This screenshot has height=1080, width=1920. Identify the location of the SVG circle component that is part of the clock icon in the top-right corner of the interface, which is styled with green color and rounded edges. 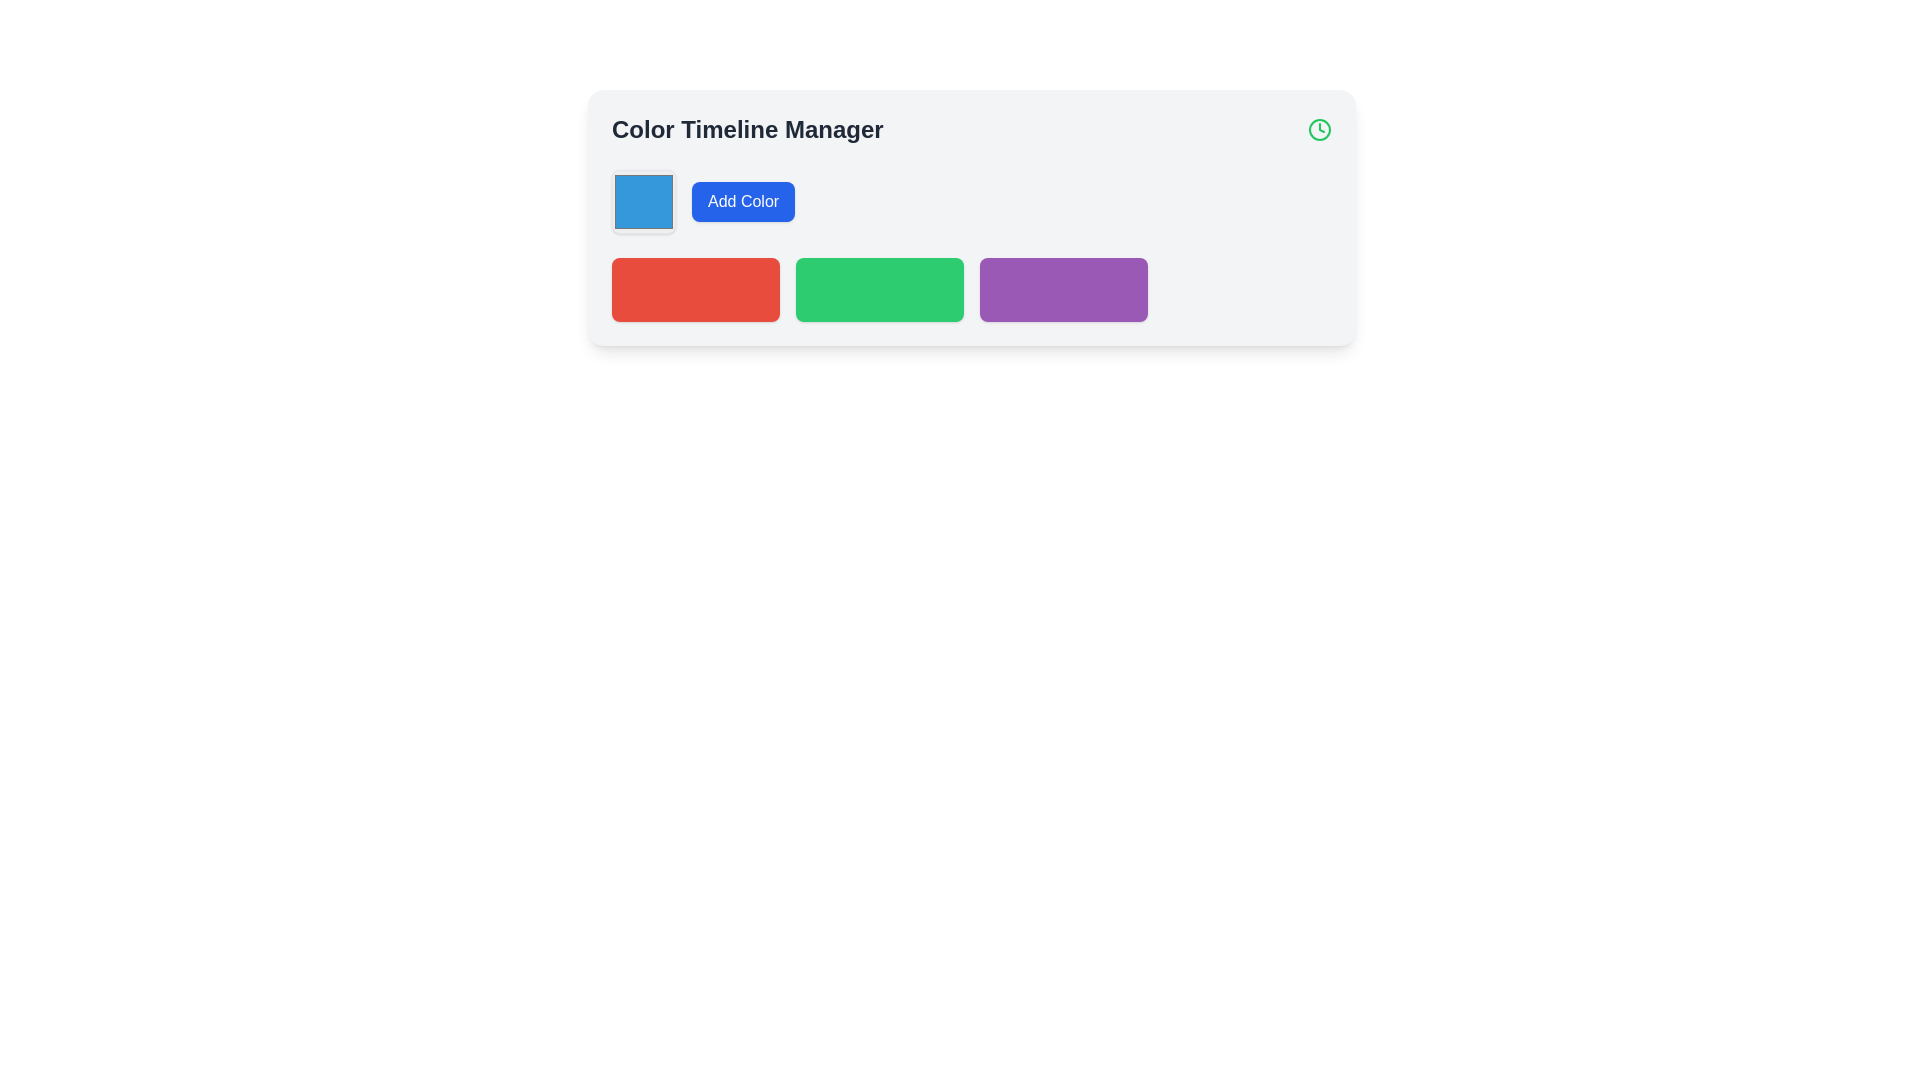
(1320, 130).